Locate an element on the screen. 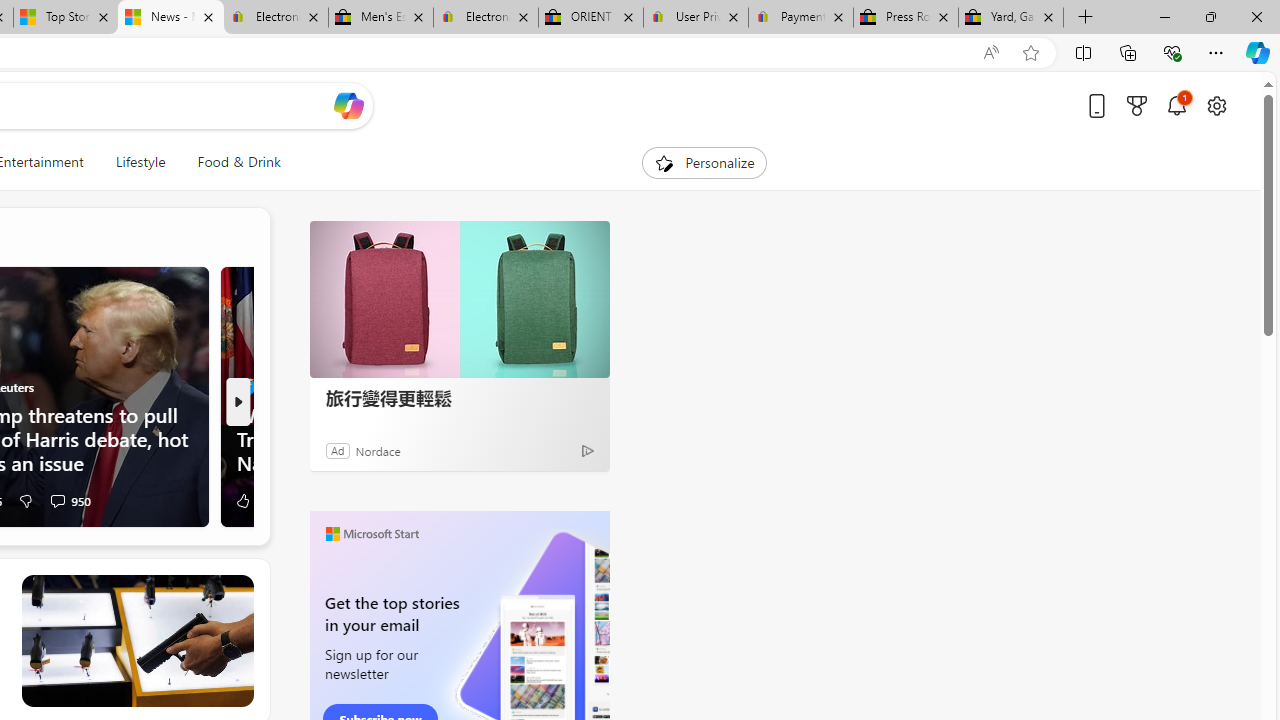 This screenshot has height=720, width=1280. 'Nordace' is located at coordinates (377, 450).